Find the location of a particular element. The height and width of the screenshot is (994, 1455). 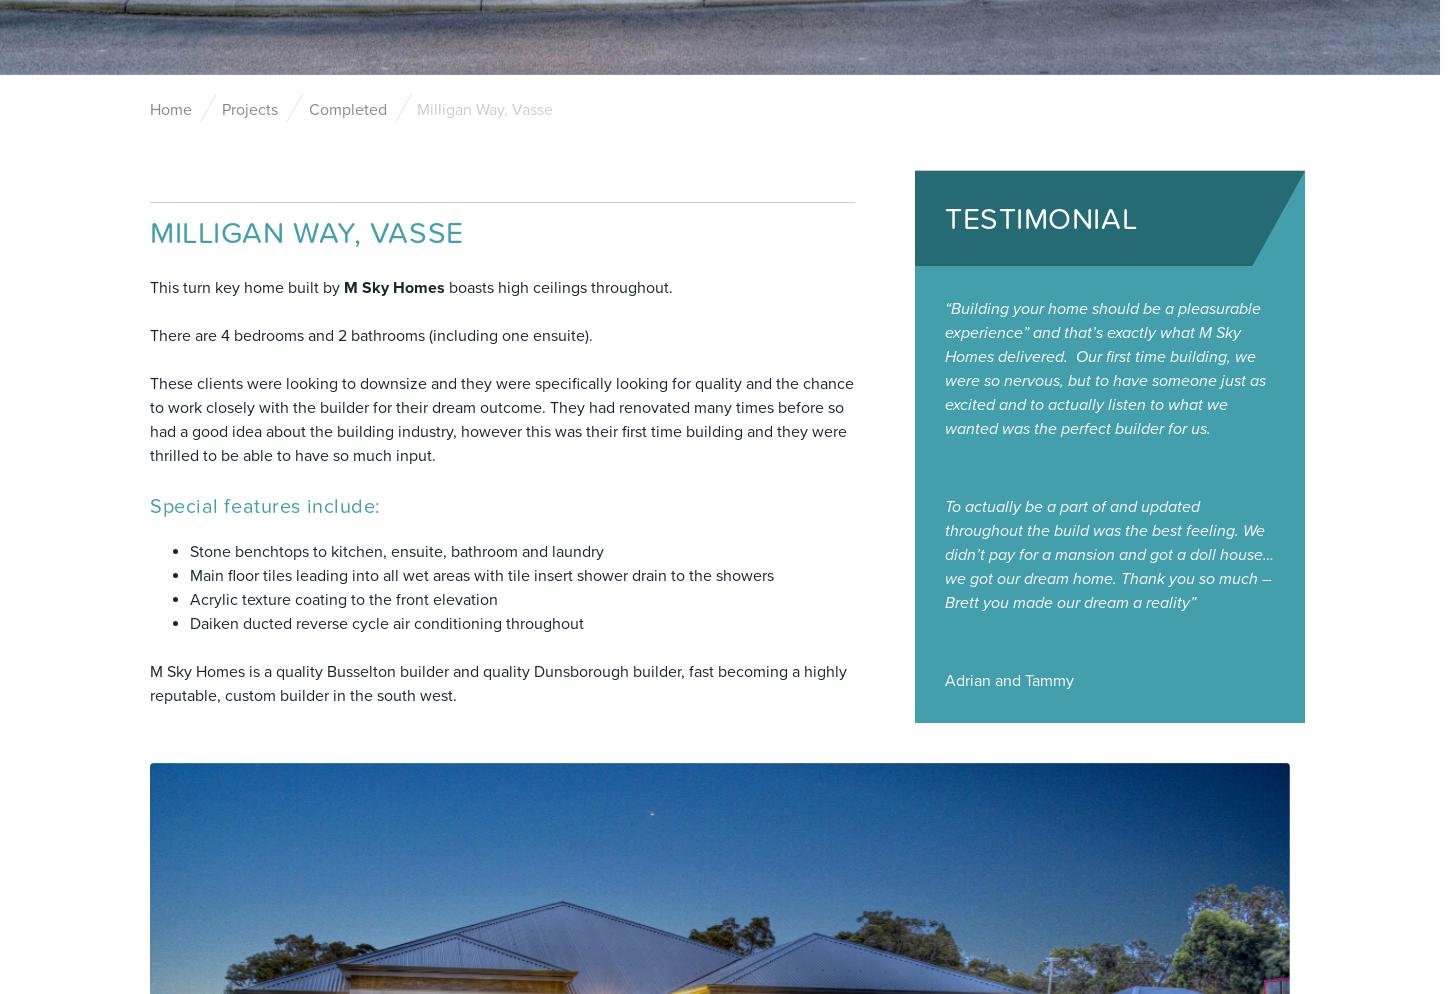

'Daiken ducted reverse cycle air conditioning throughout' is located at coordinates (387, 622).